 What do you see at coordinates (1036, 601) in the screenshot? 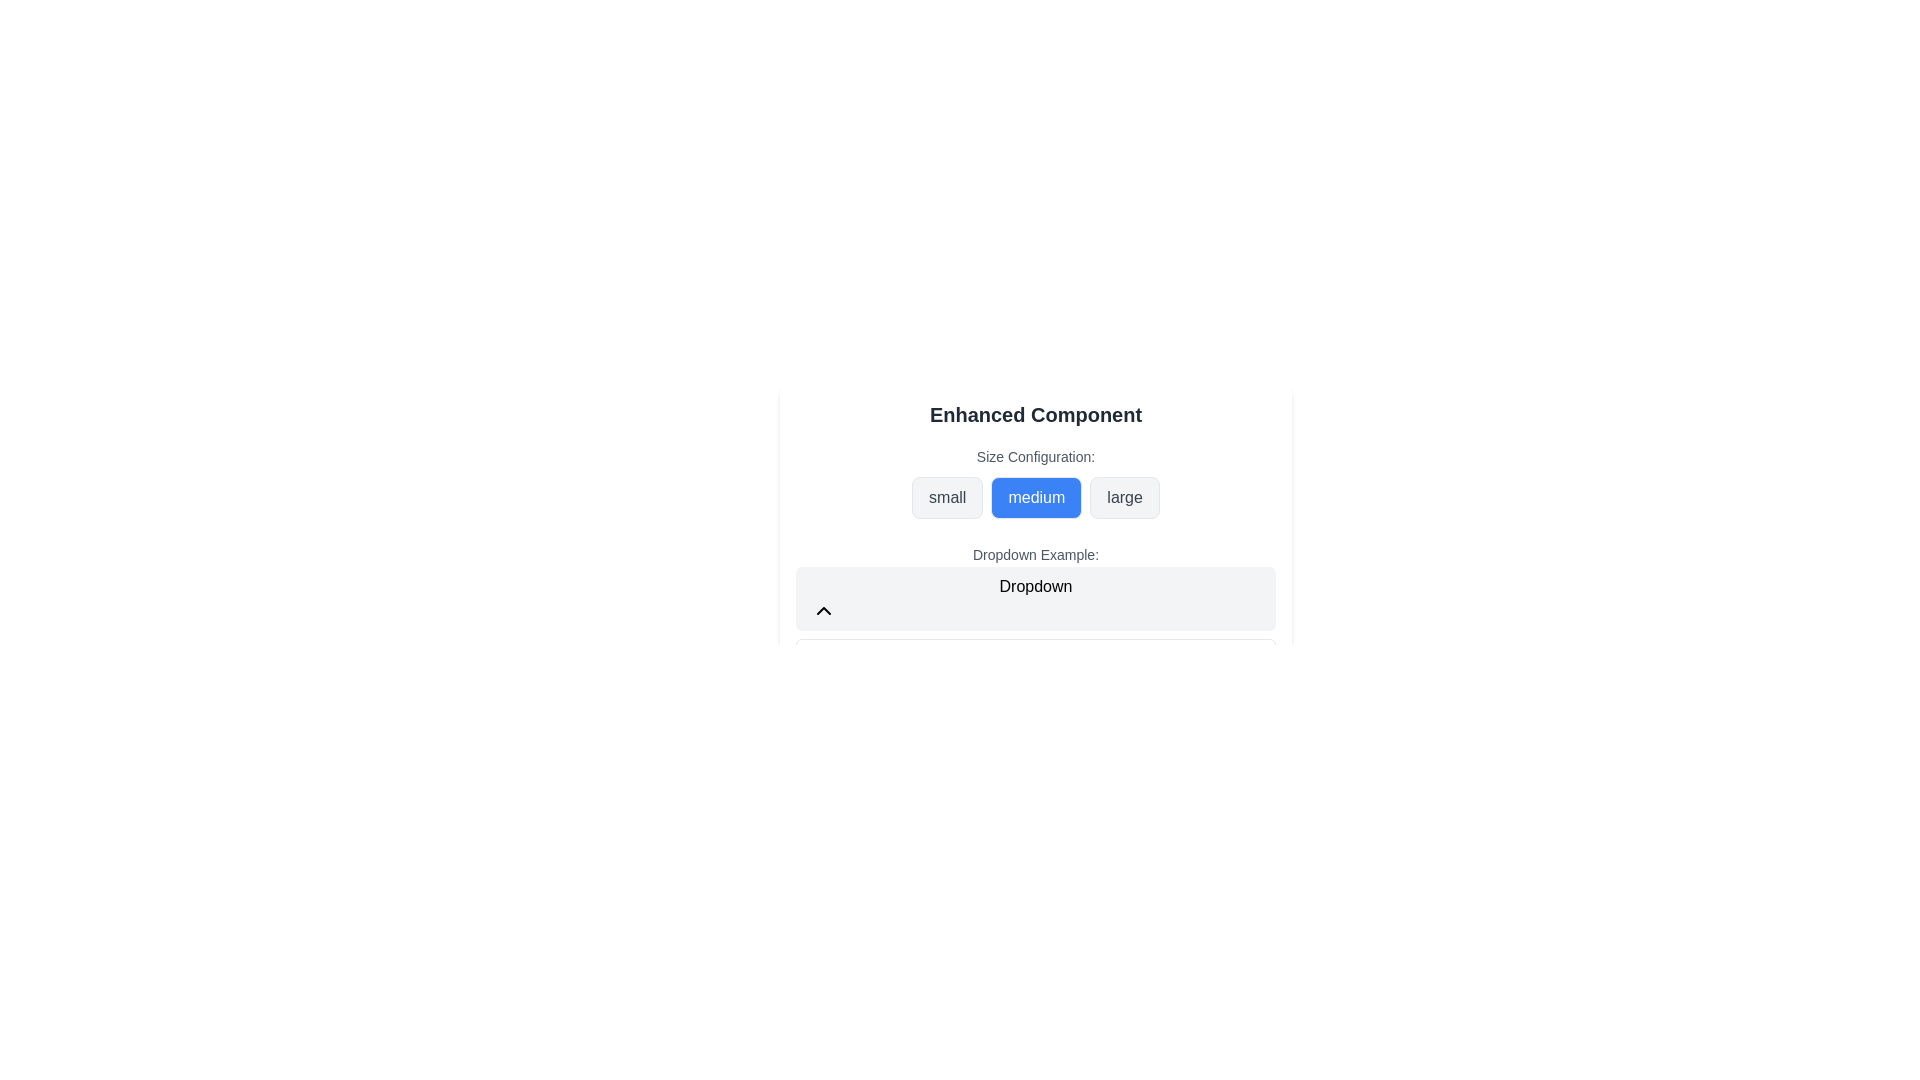
I see `the Dropdown trigger element located below the label 'Dropdown Example:'` at bounding box center [1036, 601].